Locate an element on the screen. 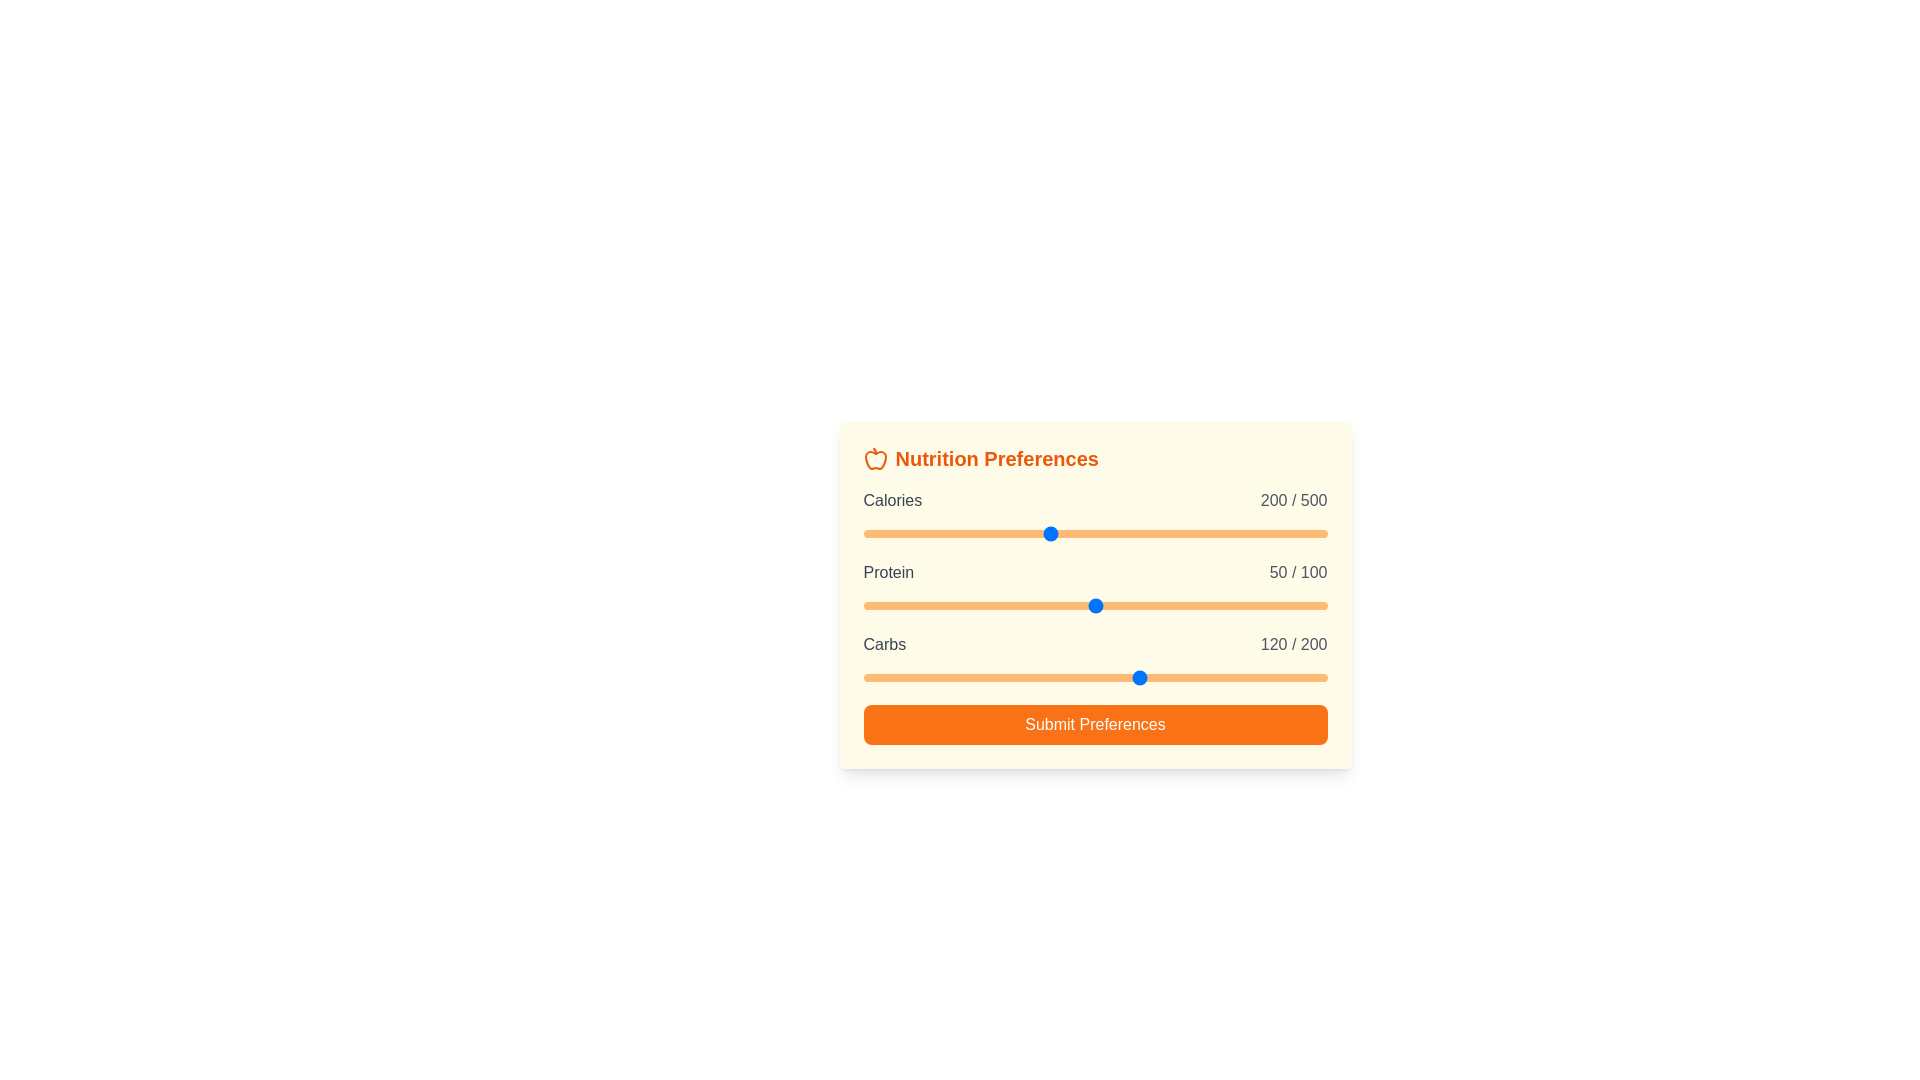 The height and width of the screenshot is (1080, 1920). the protein intake value is located at coordinates (1030, 604).